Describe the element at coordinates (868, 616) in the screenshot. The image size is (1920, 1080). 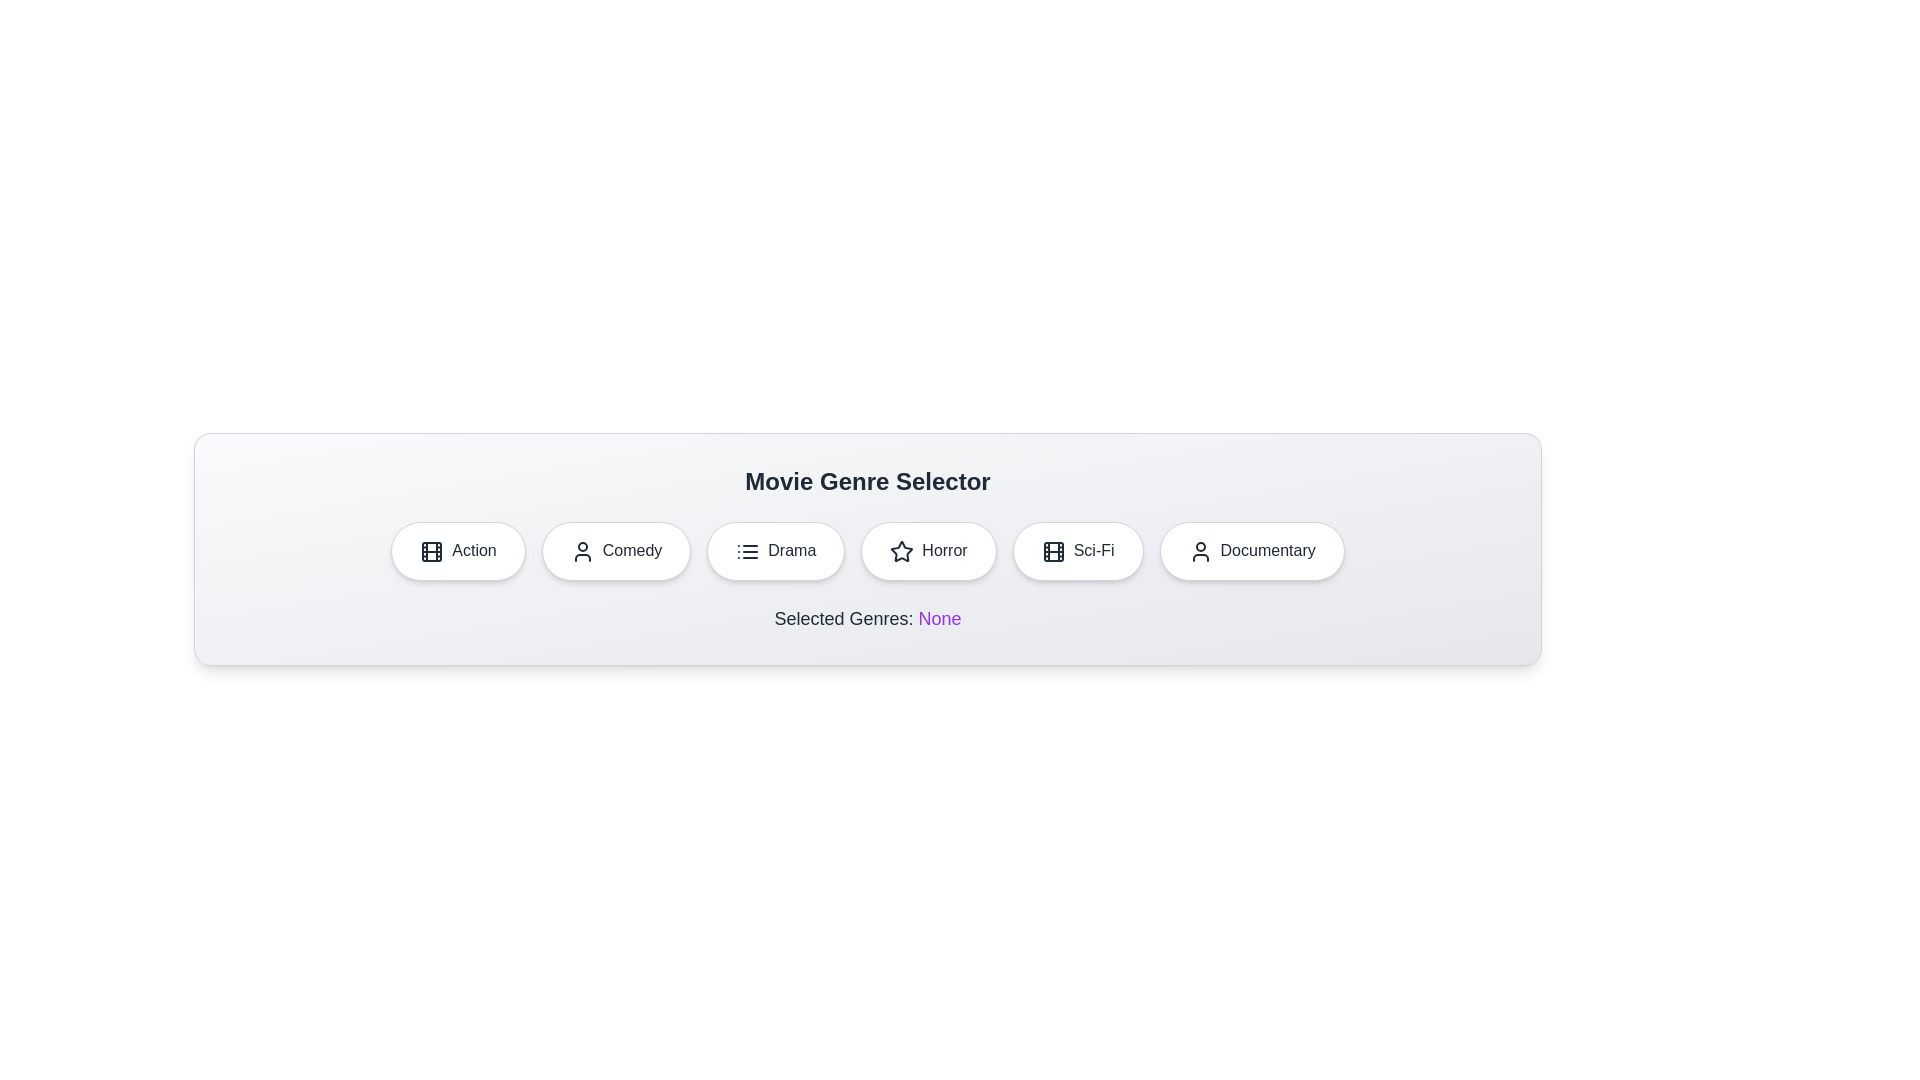
I see `text displayed in the text display that shows 'Selected Genres: None', styled with 'None' in purple color, located at the bottom of the genre selection interface` at that location.